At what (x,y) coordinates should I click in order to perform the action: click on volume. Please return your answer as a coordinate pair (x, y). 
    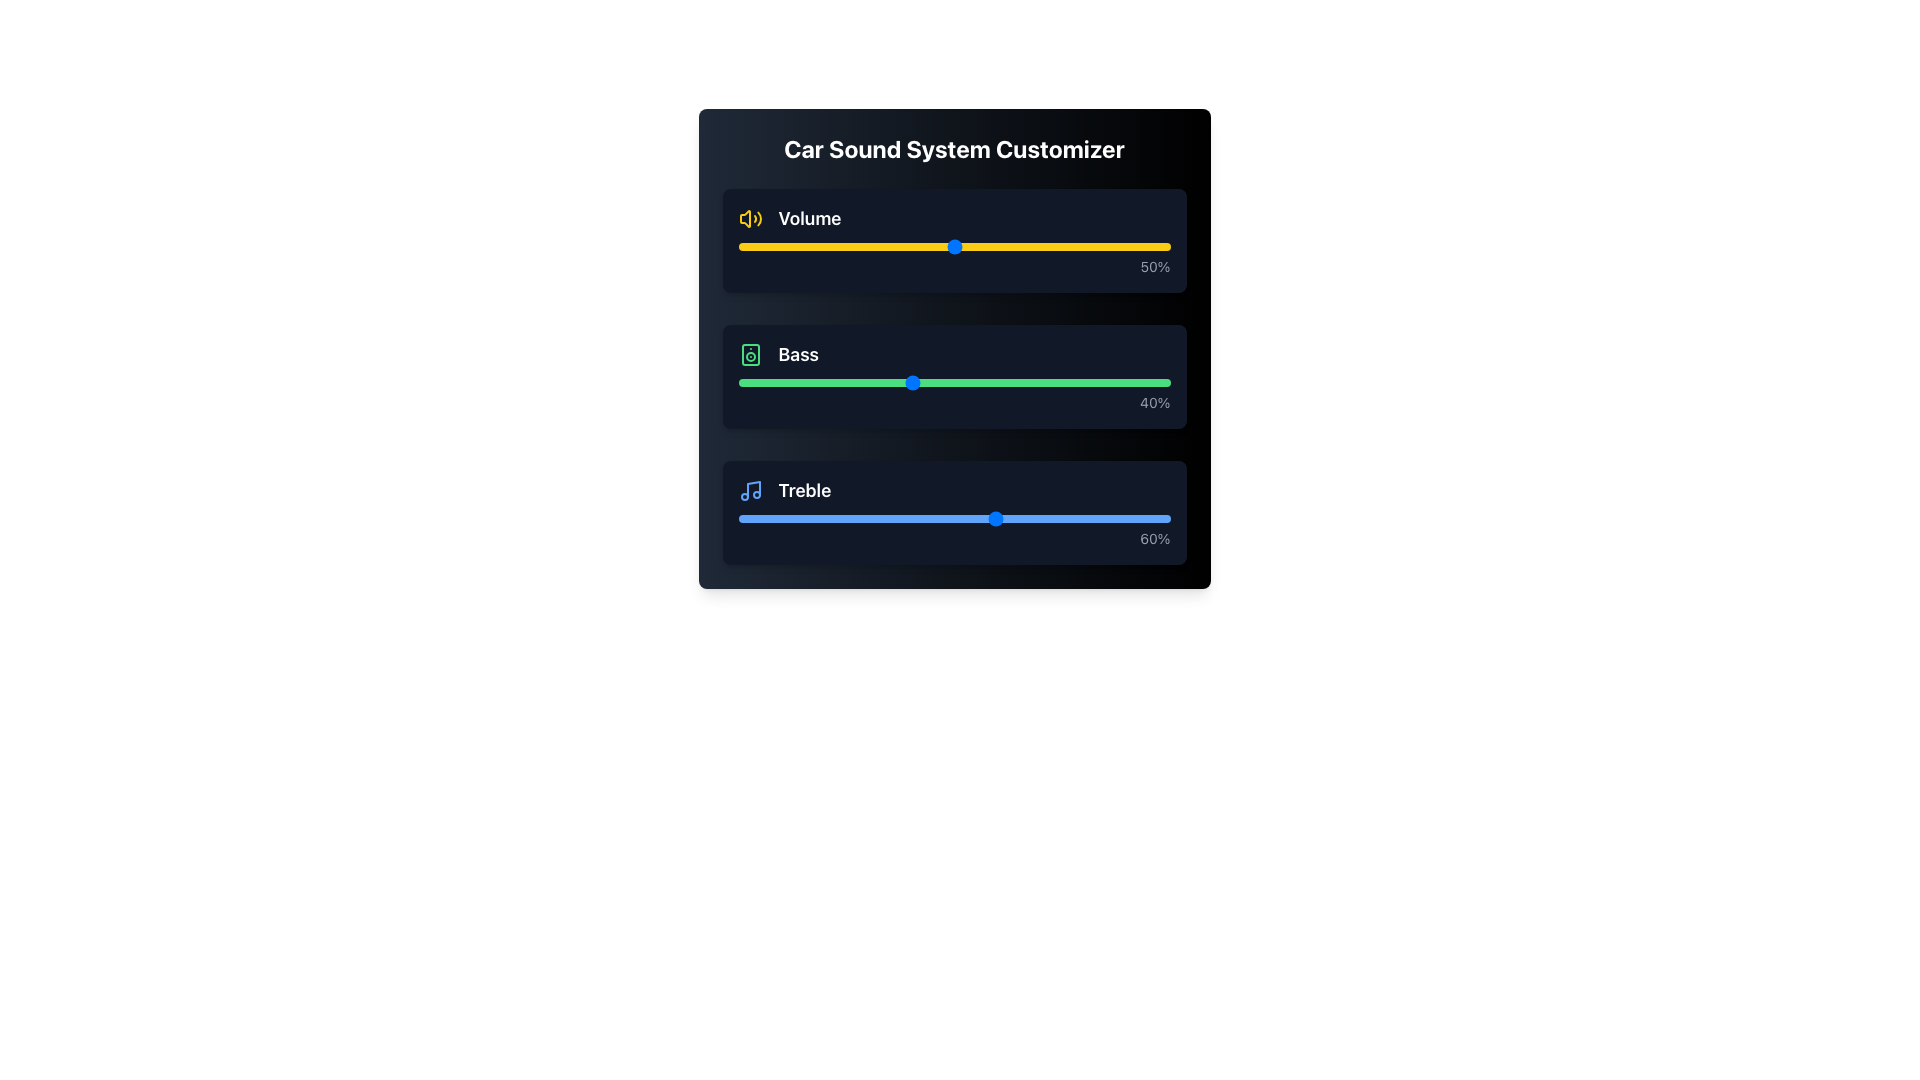
    Looking at the image, I should click on (1091, 245).